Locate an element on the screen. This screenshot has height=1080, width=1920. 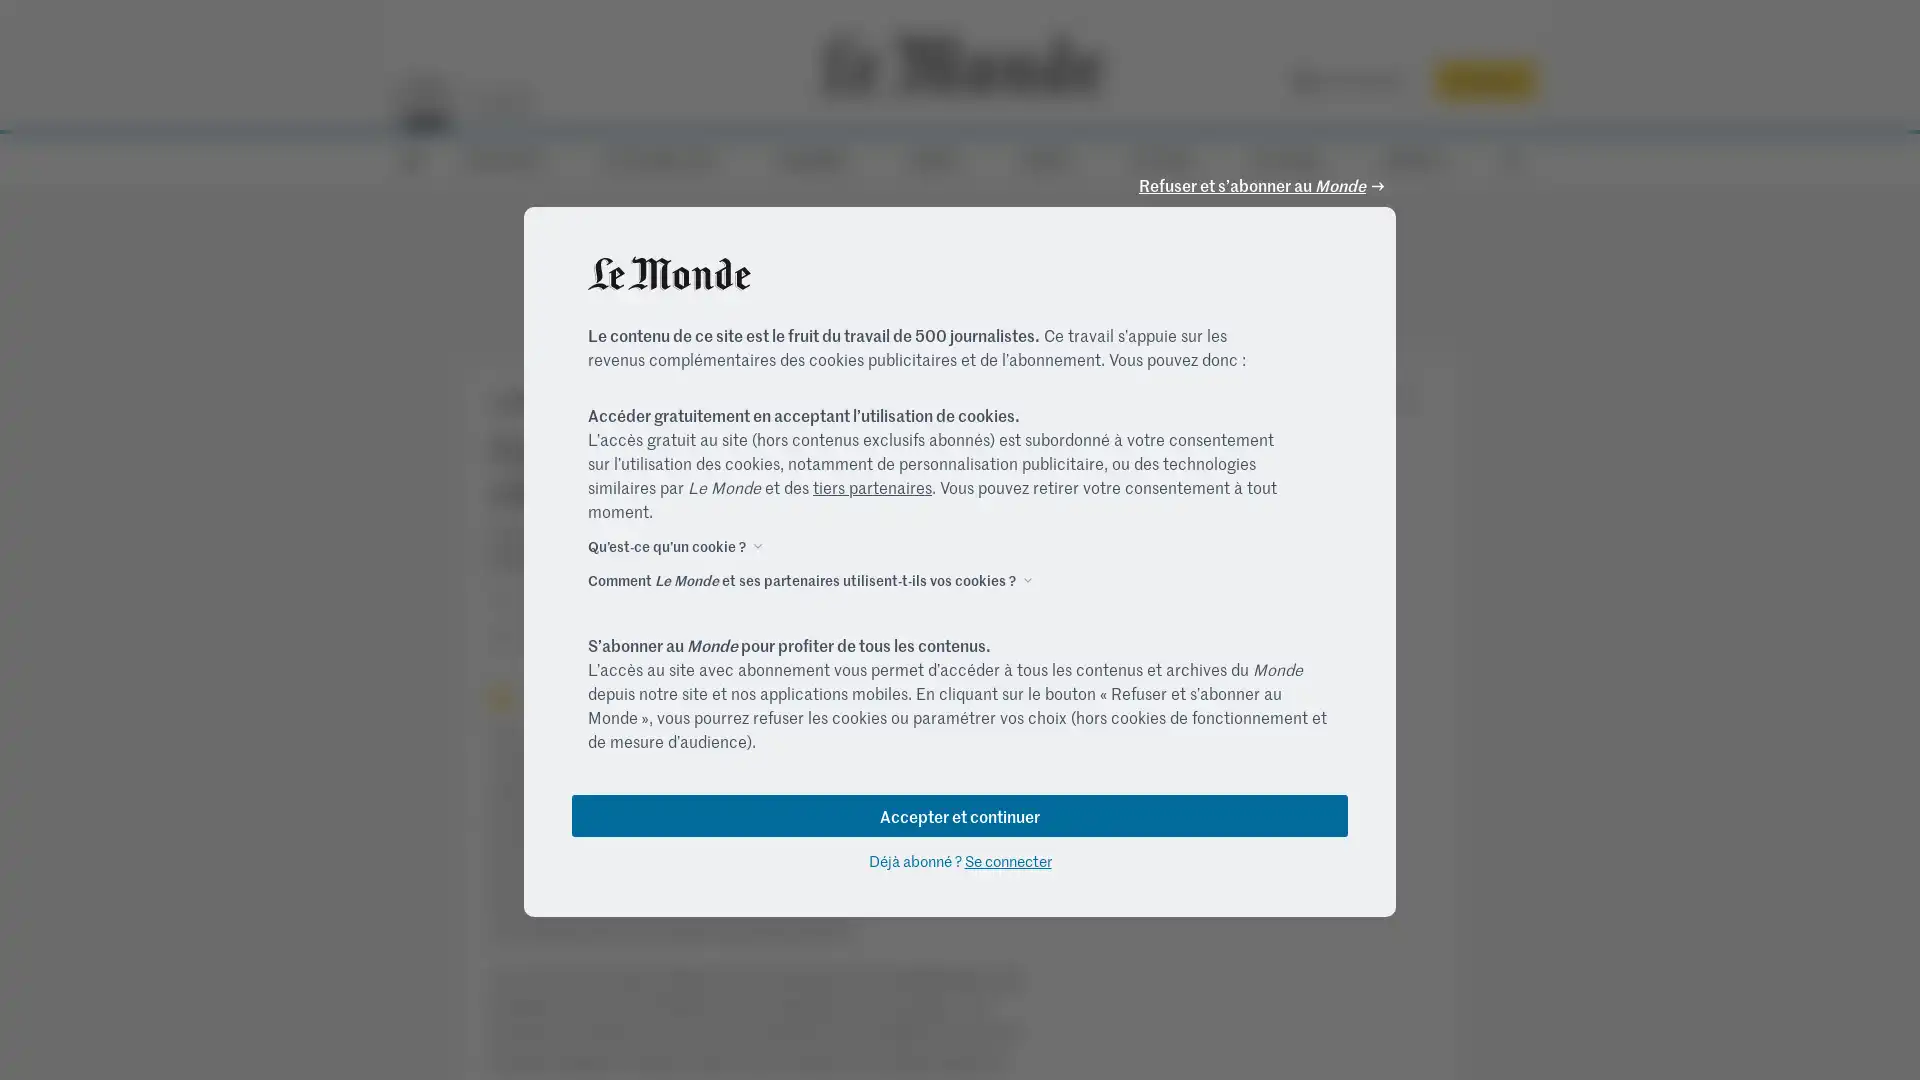
Partage desactive is located at coordinates (1402, 397).